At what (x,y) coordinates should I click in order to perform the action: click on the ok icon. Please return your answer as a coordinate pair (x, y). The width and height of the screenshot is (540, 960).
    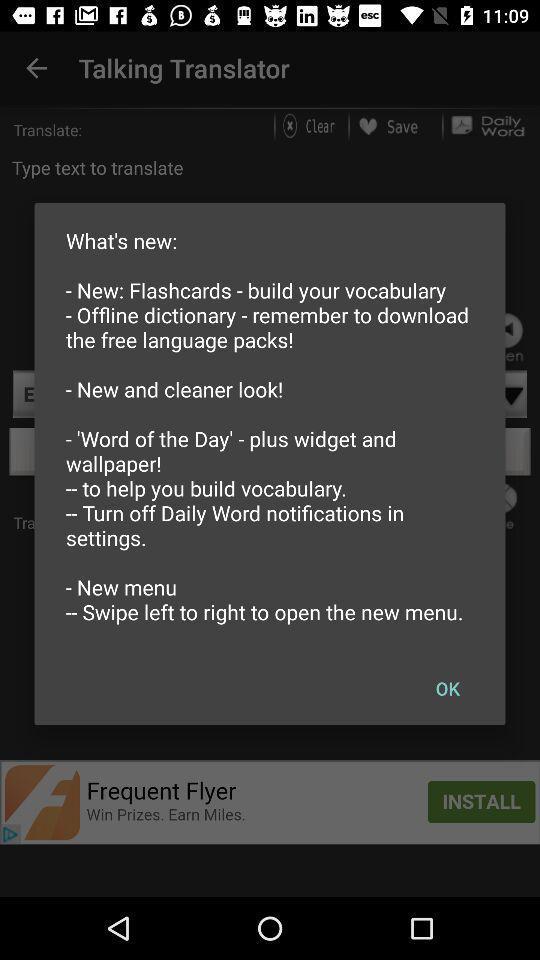
    Looking at the image, I should click on (447, 688).